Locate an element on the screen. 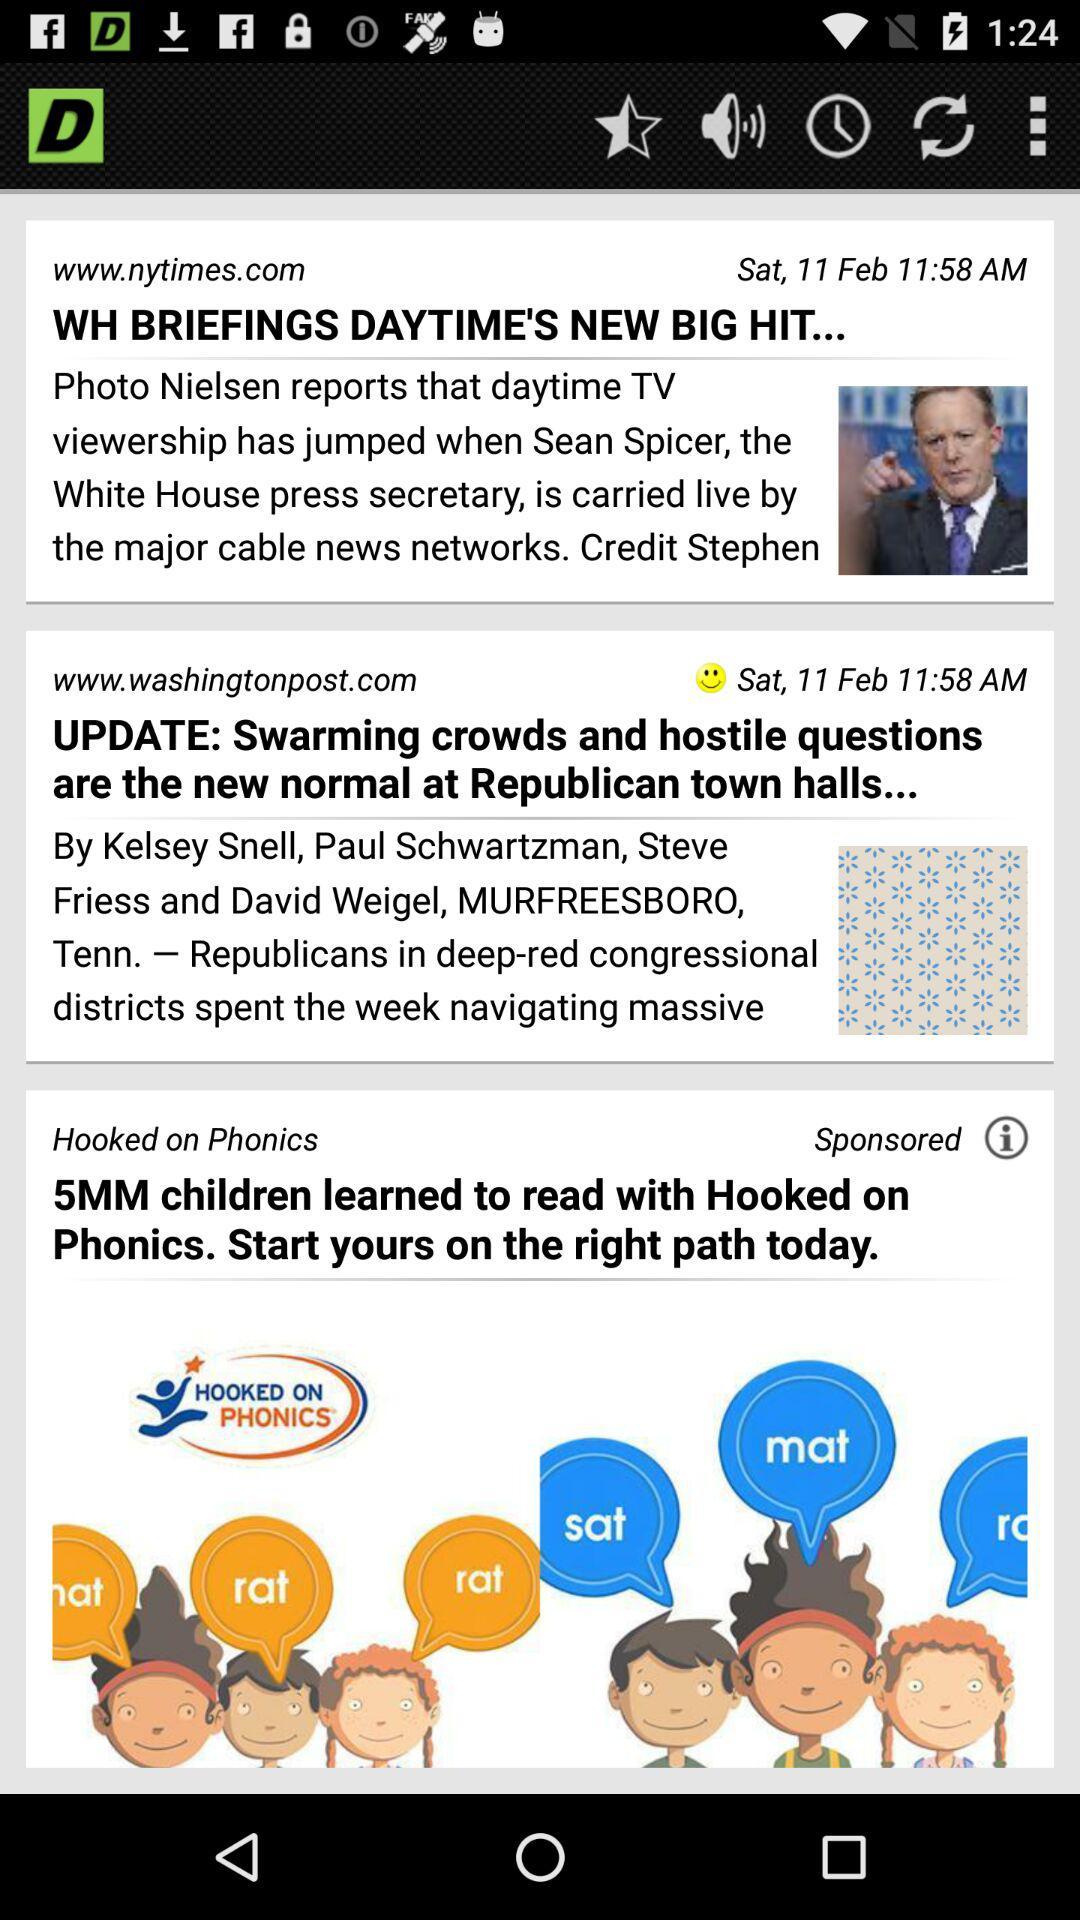  the refresh icon is located at coordinates (943, 133).